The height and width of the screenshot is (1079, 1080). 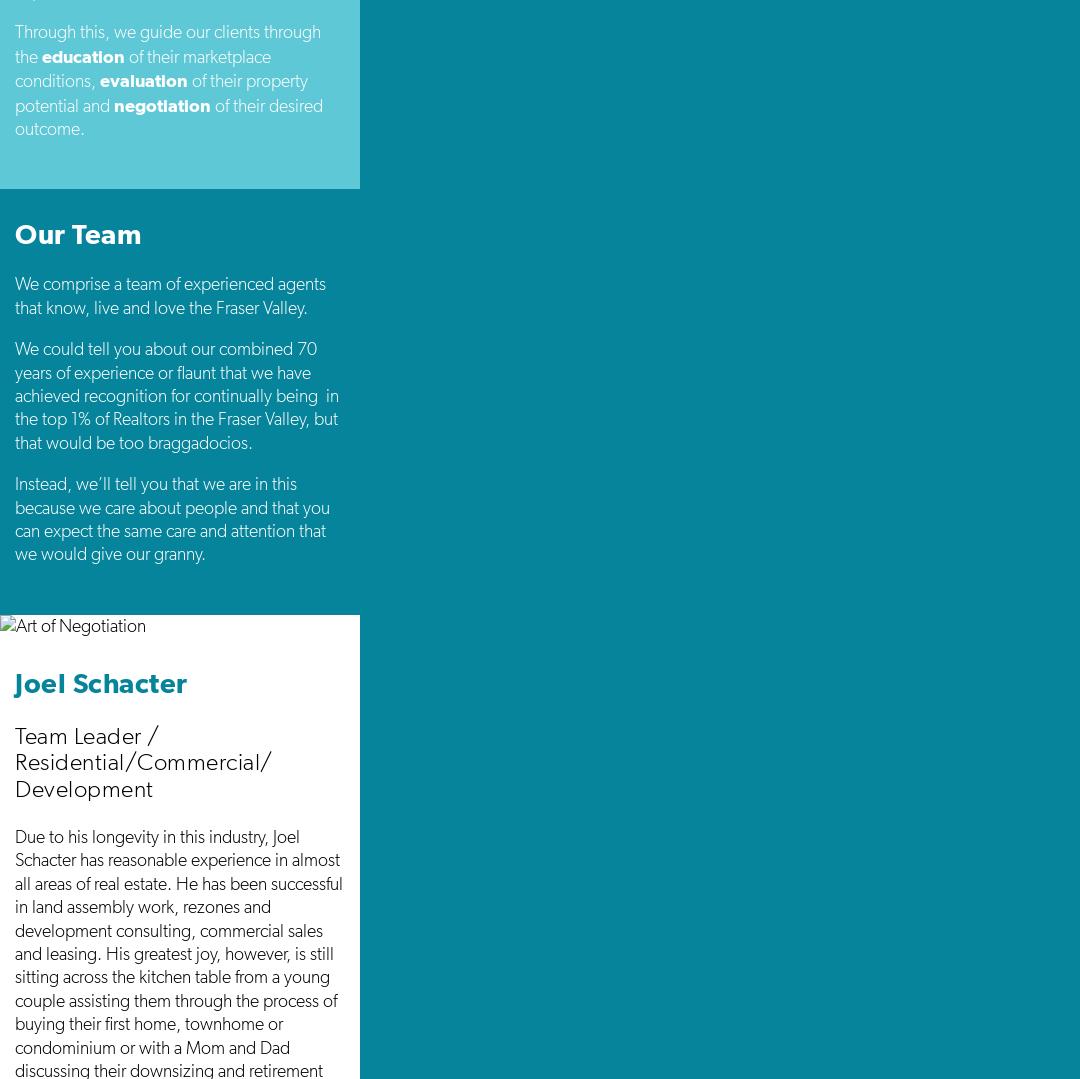 What do you see at coordinates (141, 67) in the screenshot?
I see `'of their marketplace conditions,'` at bounding box center [141, 67].